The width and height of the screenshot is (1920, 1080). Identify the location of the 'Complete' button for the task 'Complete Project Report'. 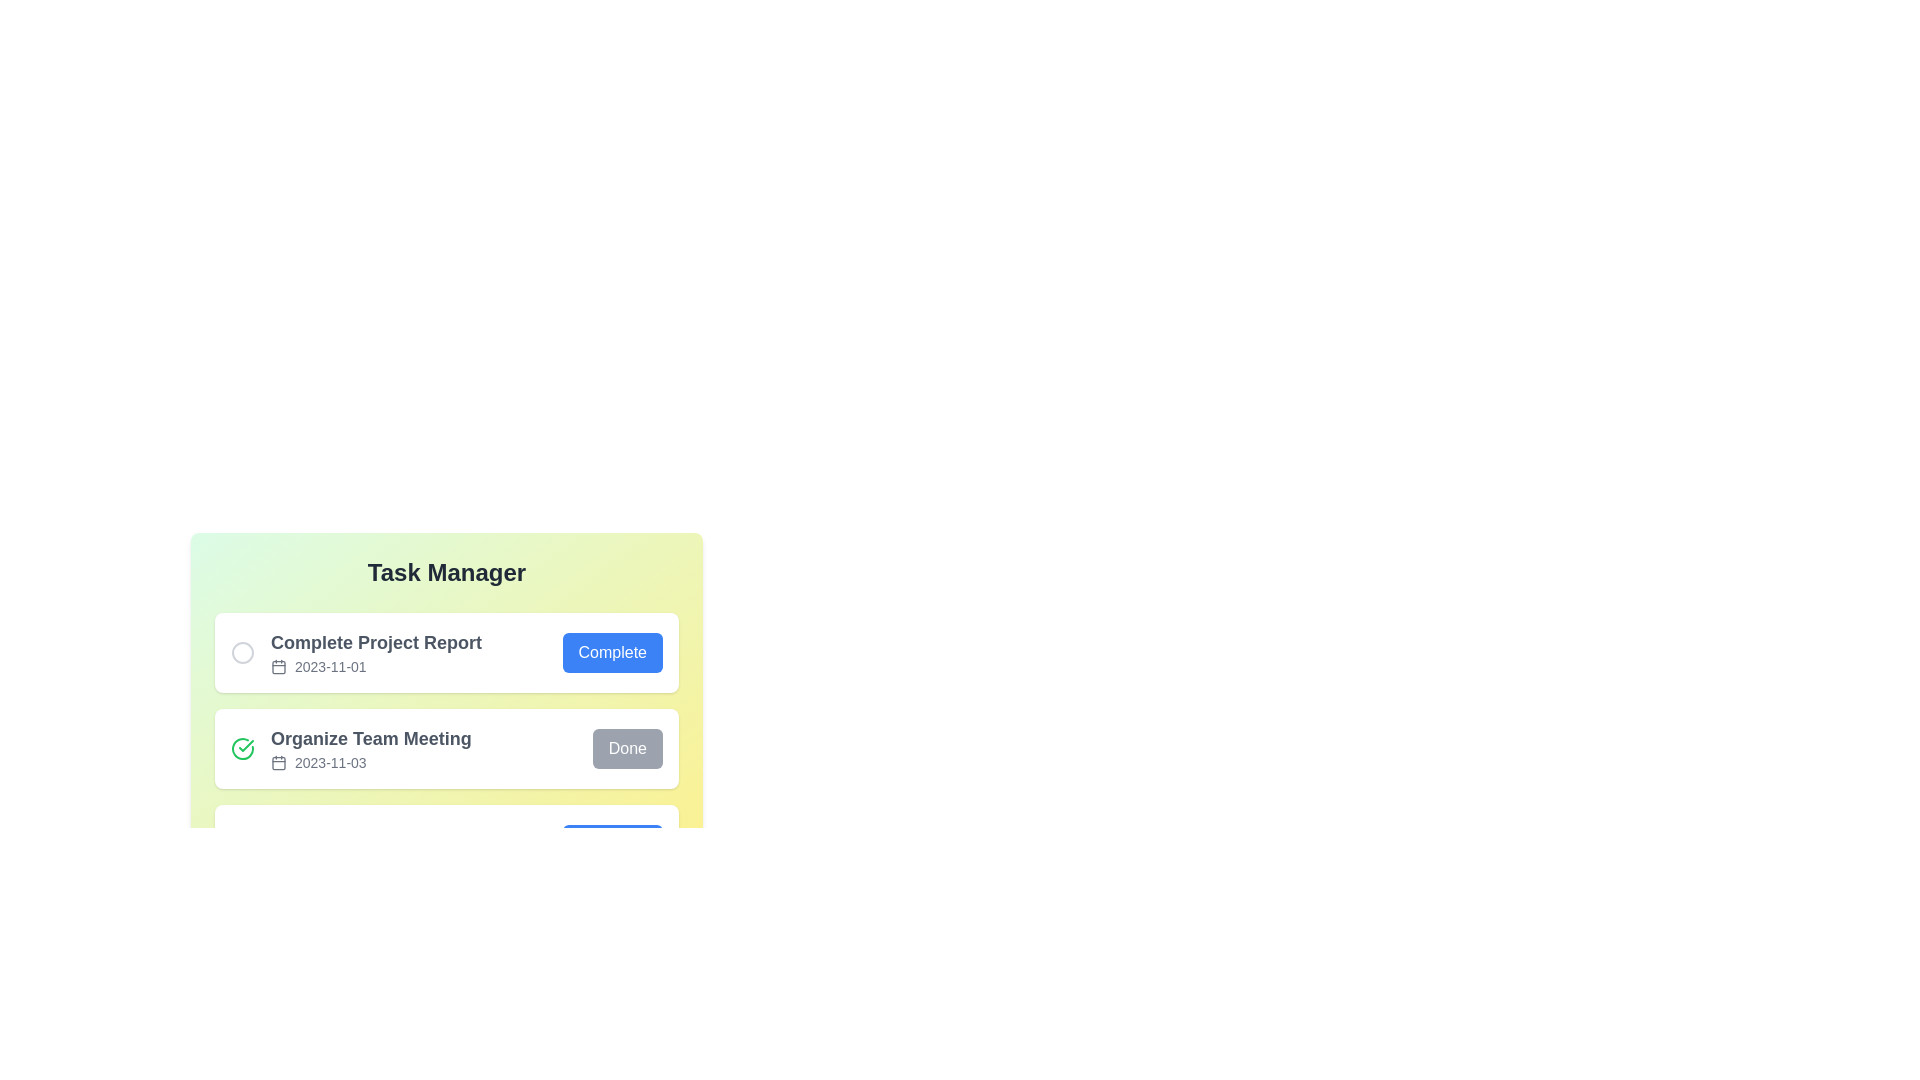
(610, 652).